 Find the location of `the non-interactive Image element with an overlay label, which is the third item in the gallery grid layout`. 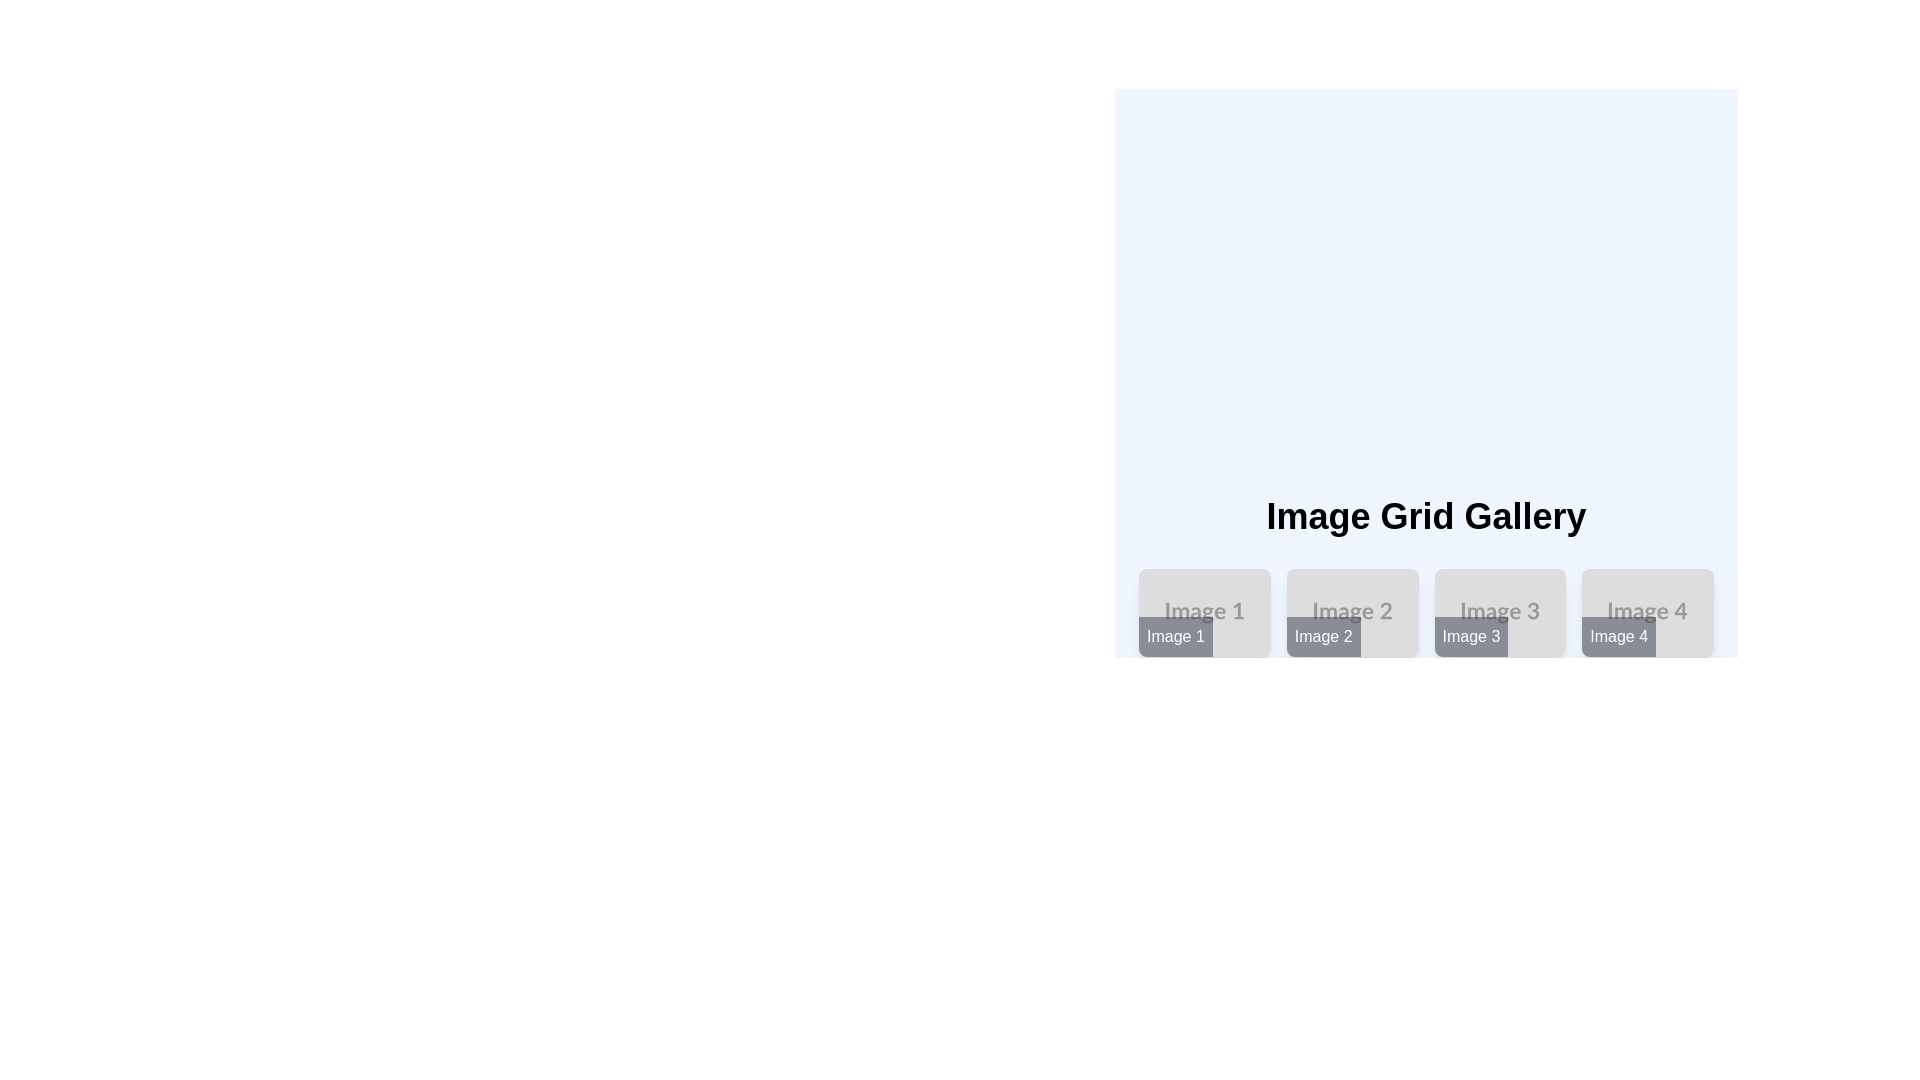

the non-interactive Image element with an overlay label, which is the third item in the gallery grid layout is located at coordinates (1500, 612).